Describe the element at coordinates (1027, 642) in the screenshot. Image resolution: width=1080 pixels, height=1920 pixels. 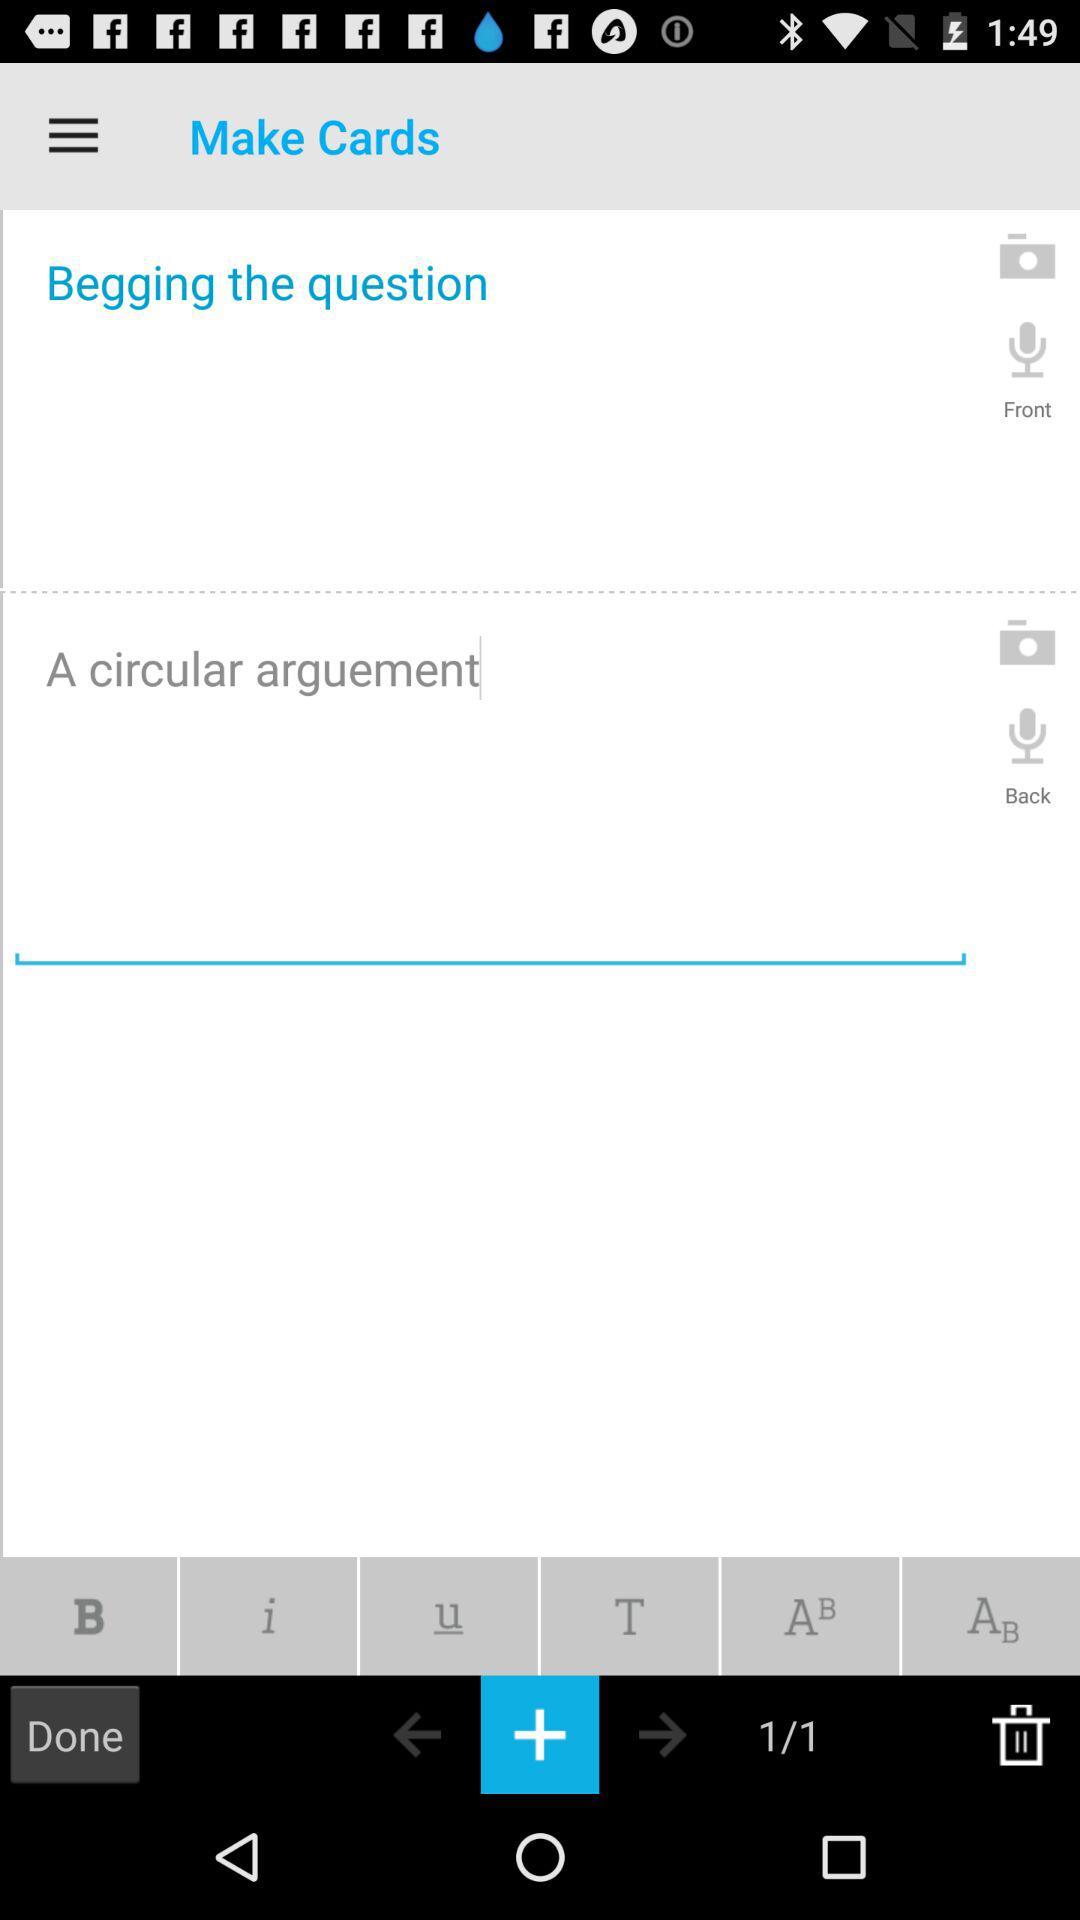
I see `photo` at that location.